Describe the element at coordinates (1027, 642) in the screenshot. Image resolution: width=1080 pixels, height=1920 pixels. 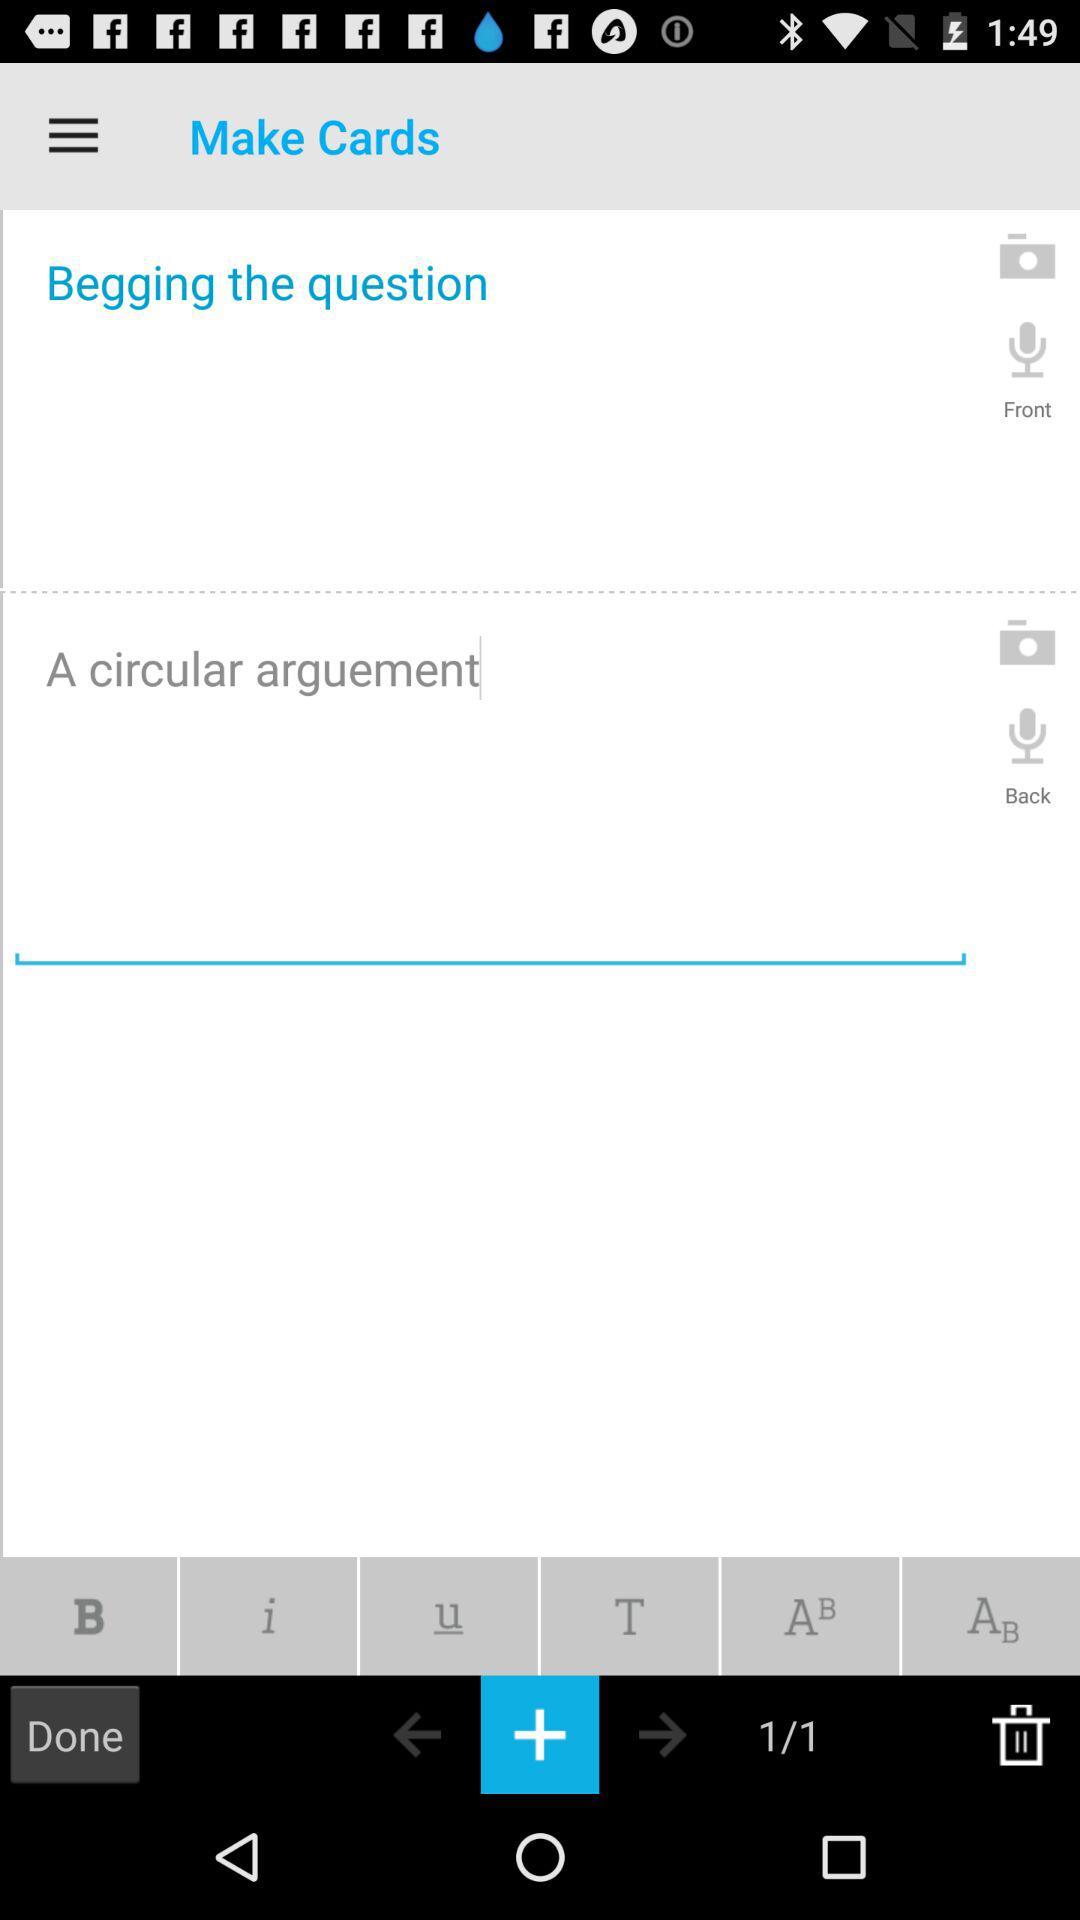
I see `photo` at that location.